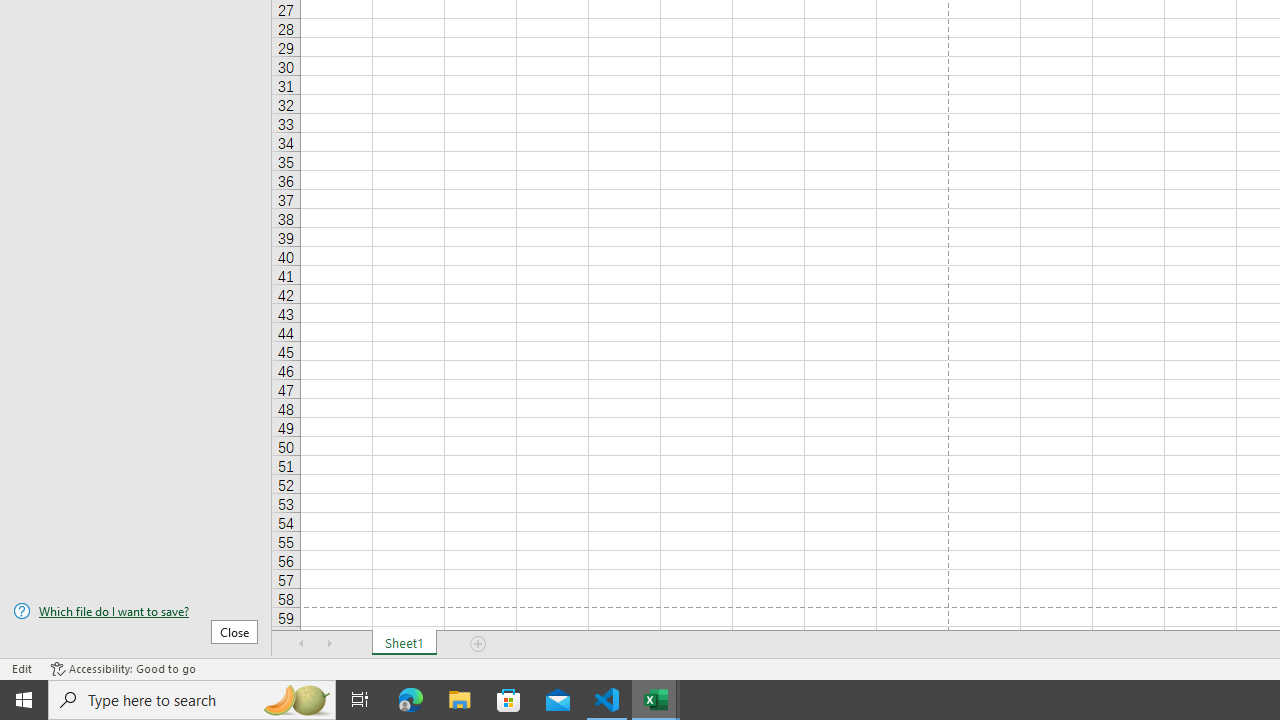  I want to click on 'Scroll Left', so click(301, 644).